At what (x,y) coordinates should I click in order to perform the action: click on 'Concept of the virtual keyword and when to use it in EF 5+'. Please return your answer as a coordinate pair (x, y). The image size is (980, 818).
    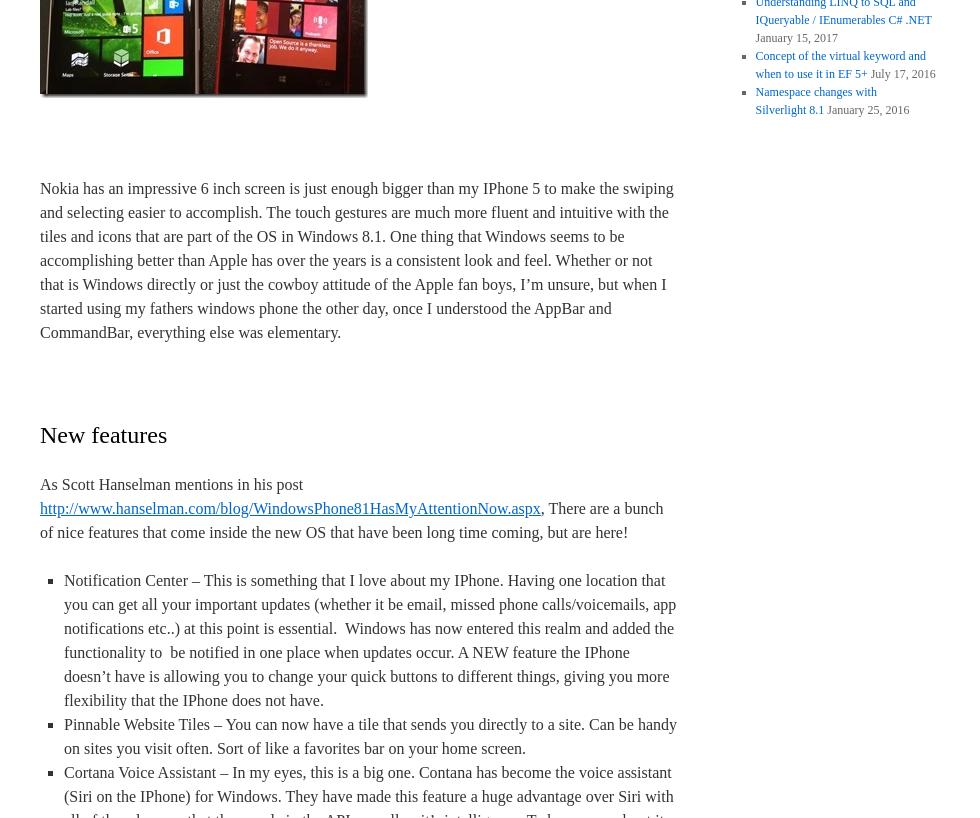
    Looking at the image, I should click on (754, 64).